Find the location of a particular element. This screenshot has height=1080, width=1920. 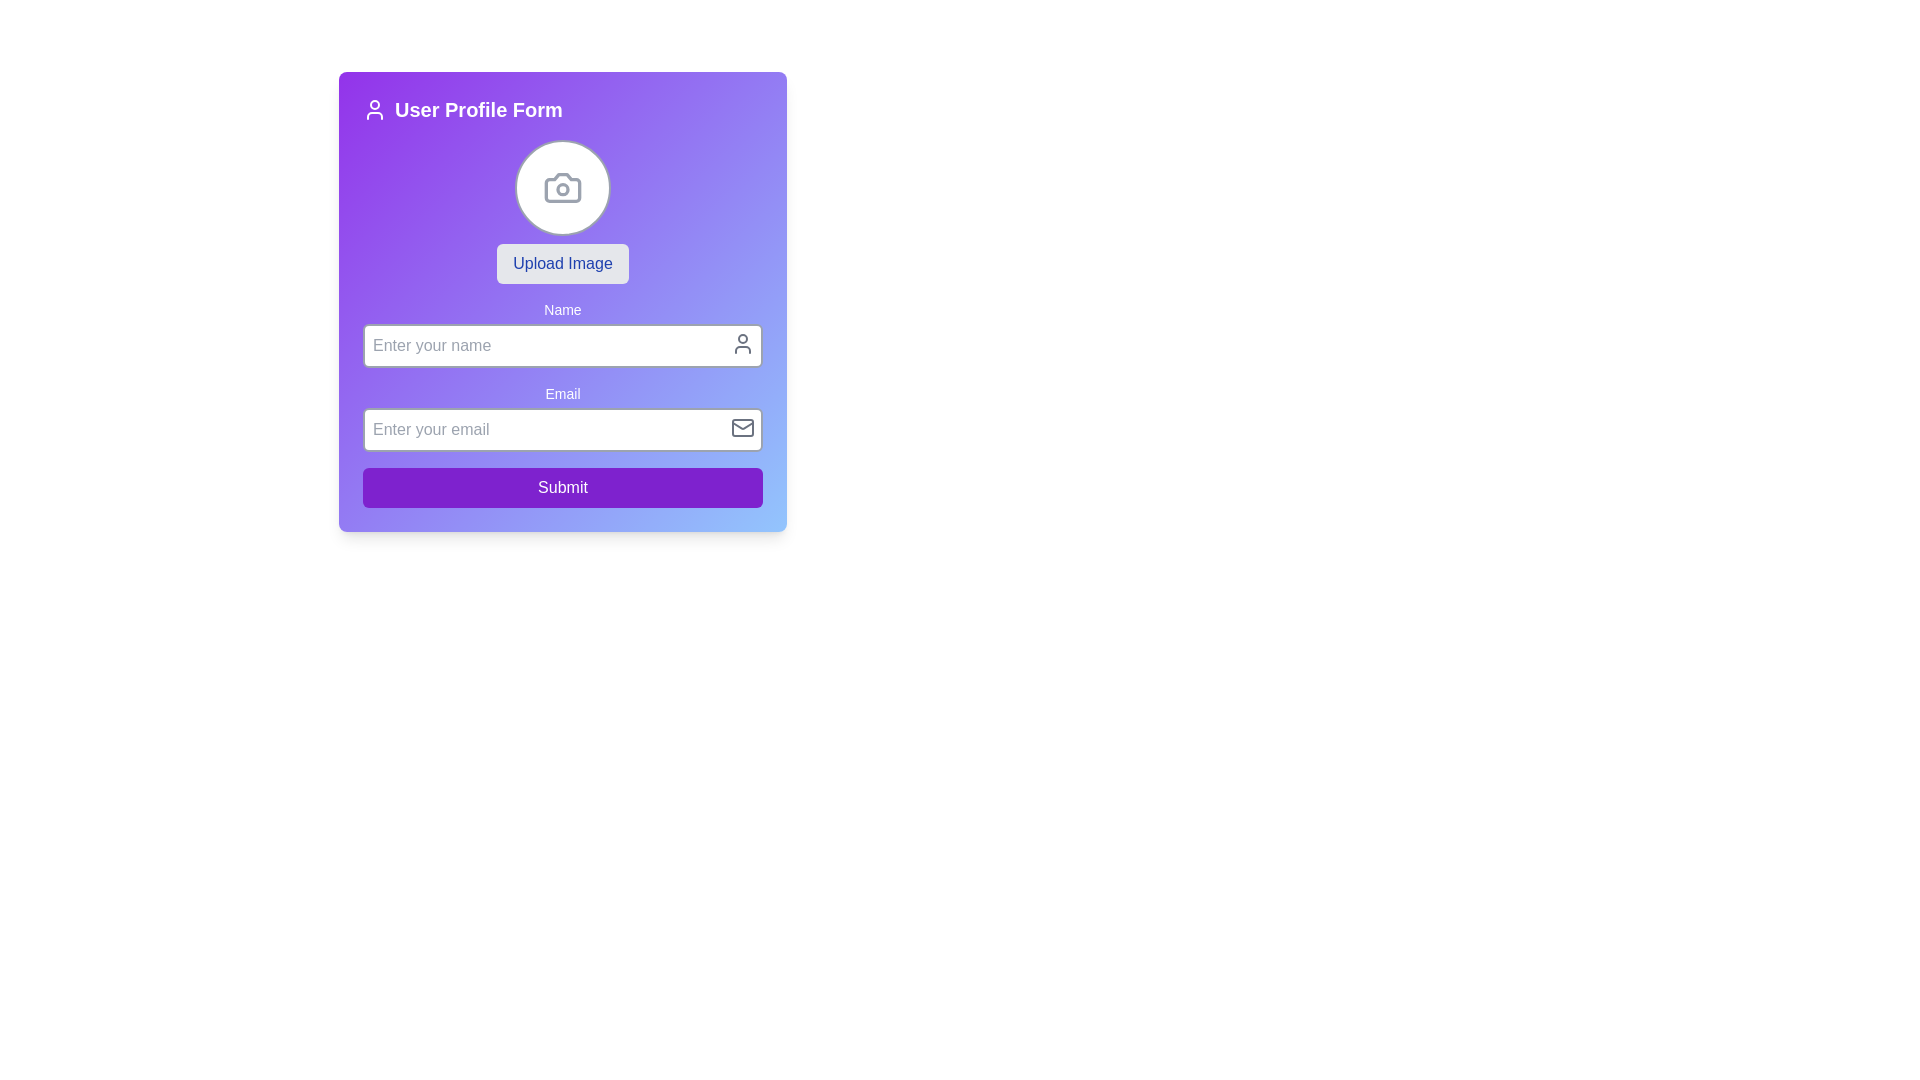

the 'Upload Image' button, which has a gray background and blue text, to observe its hover effect is located at coordinates (561, 262).